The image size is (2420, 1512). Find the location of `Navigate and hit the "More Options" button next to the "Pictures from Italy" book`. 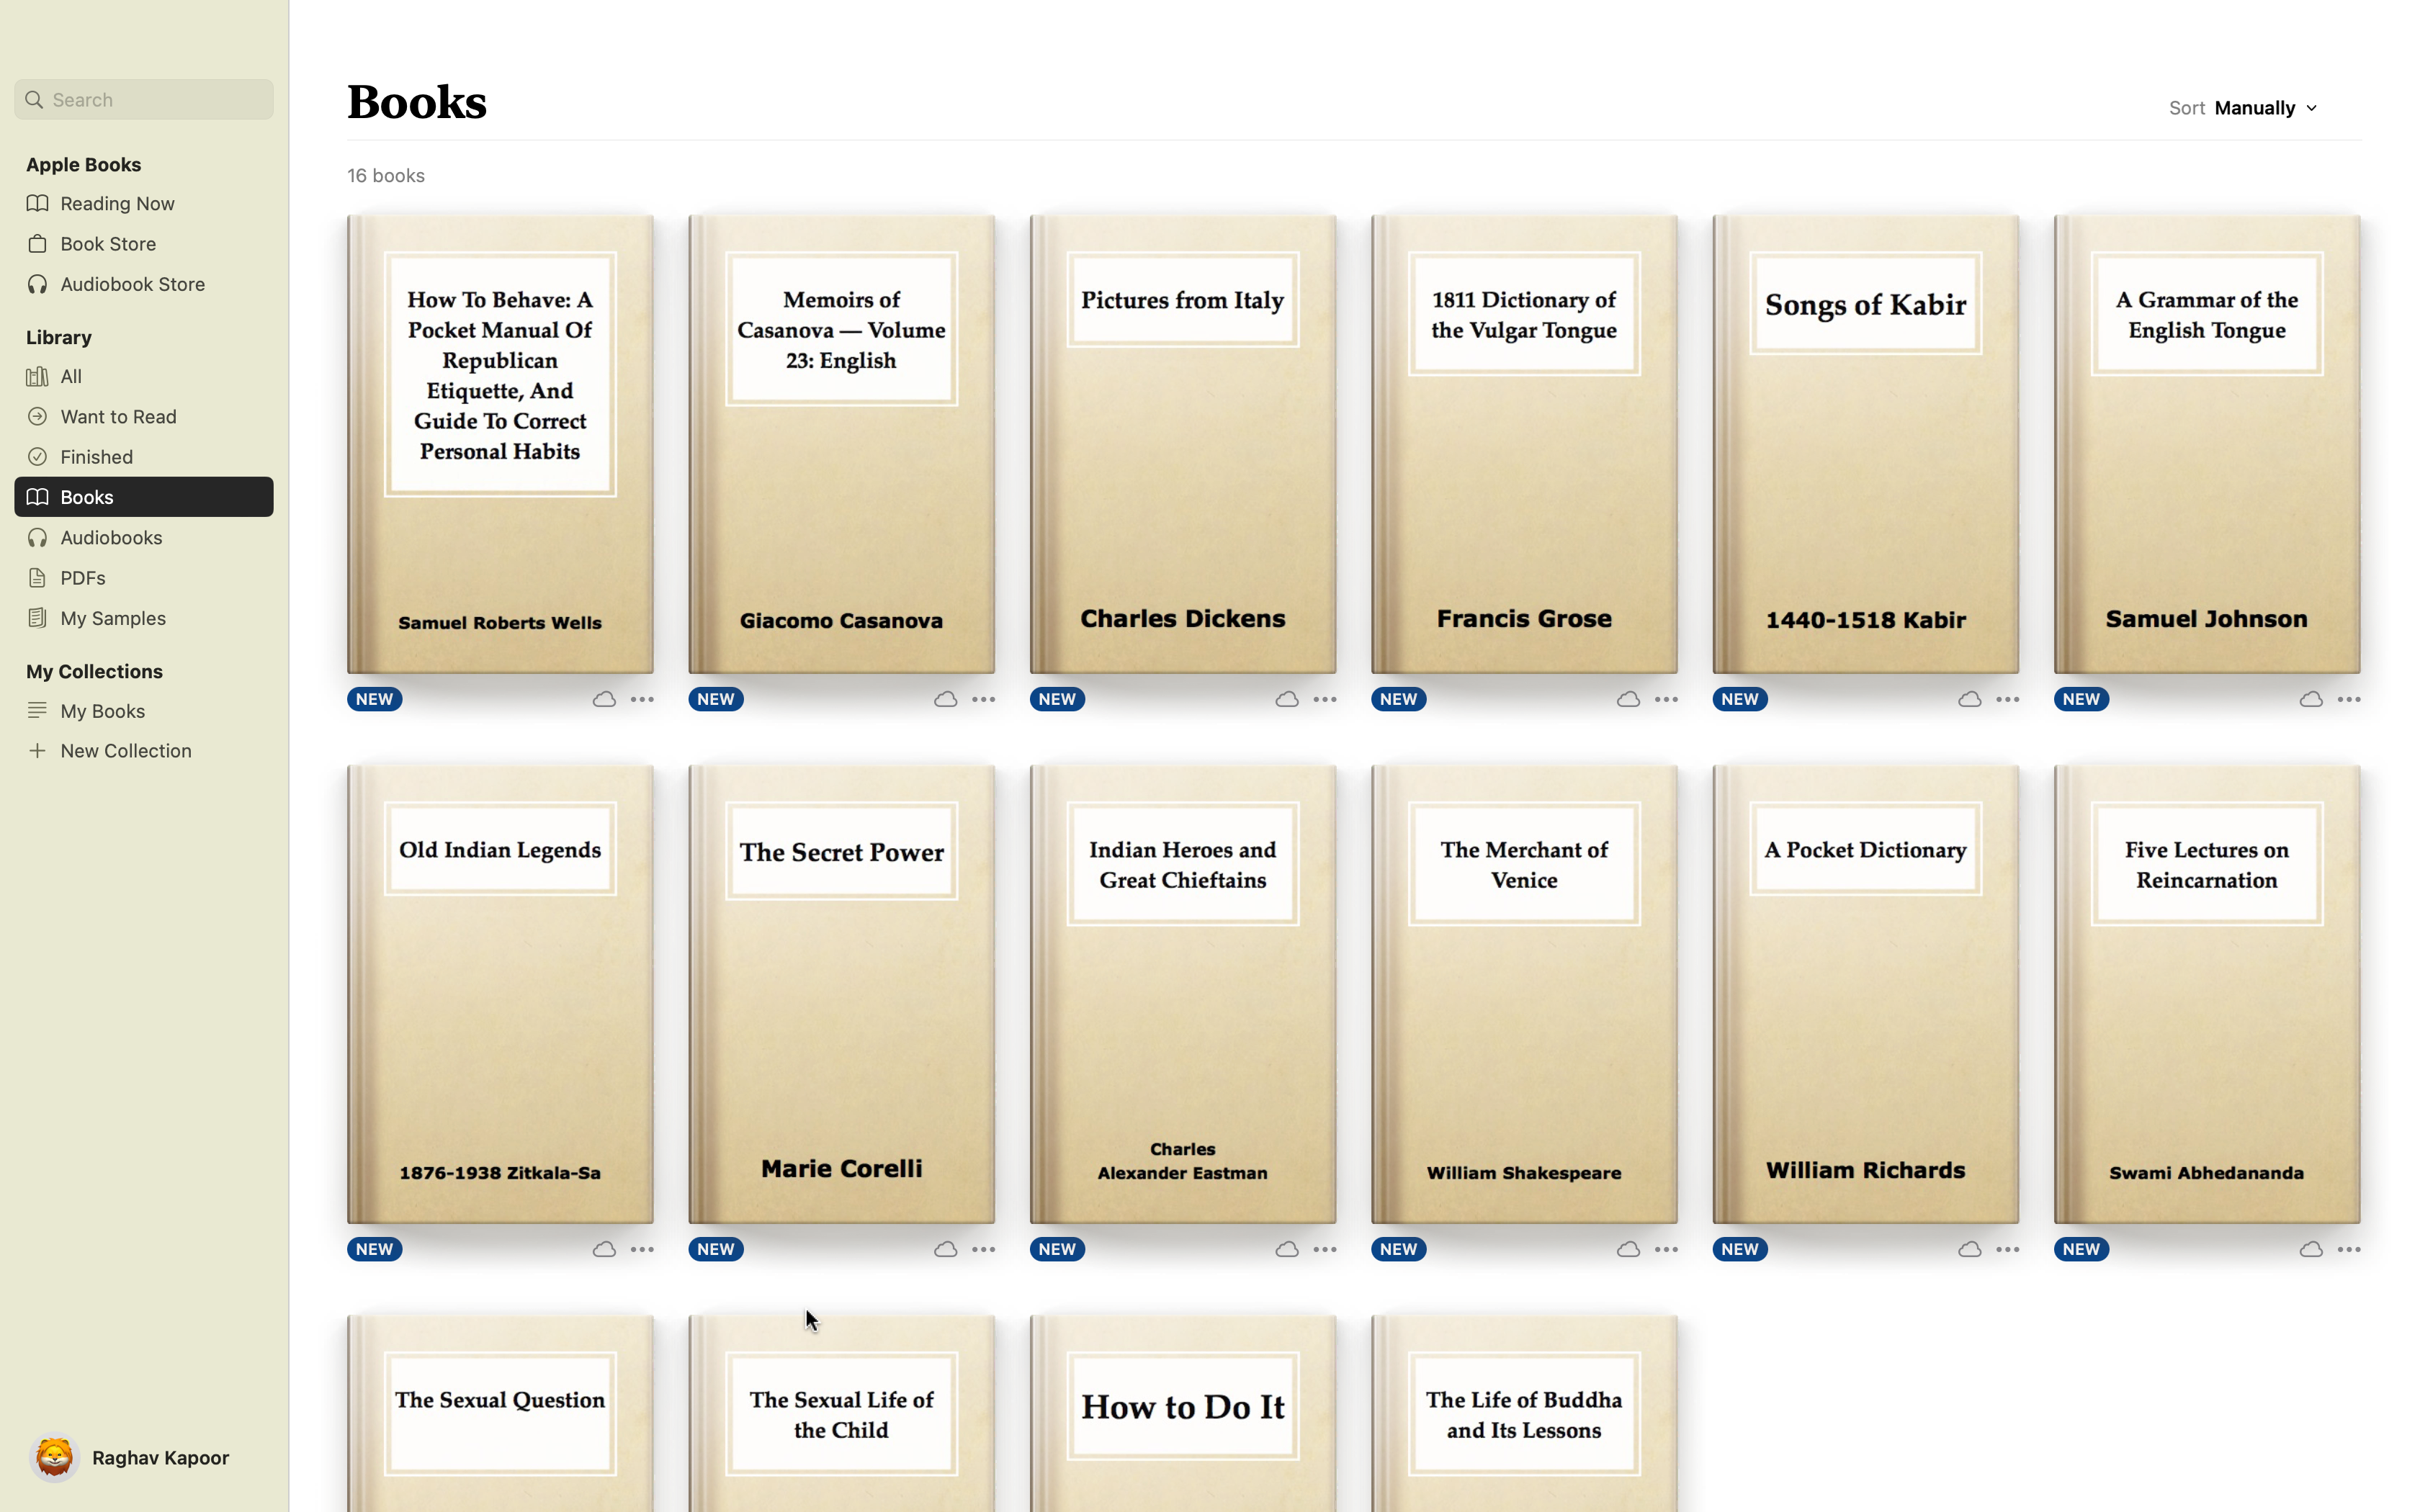

Navigate and hit the "More Options" button next to the "Pictures from Italy" book is located at coordinates (1301, 697).